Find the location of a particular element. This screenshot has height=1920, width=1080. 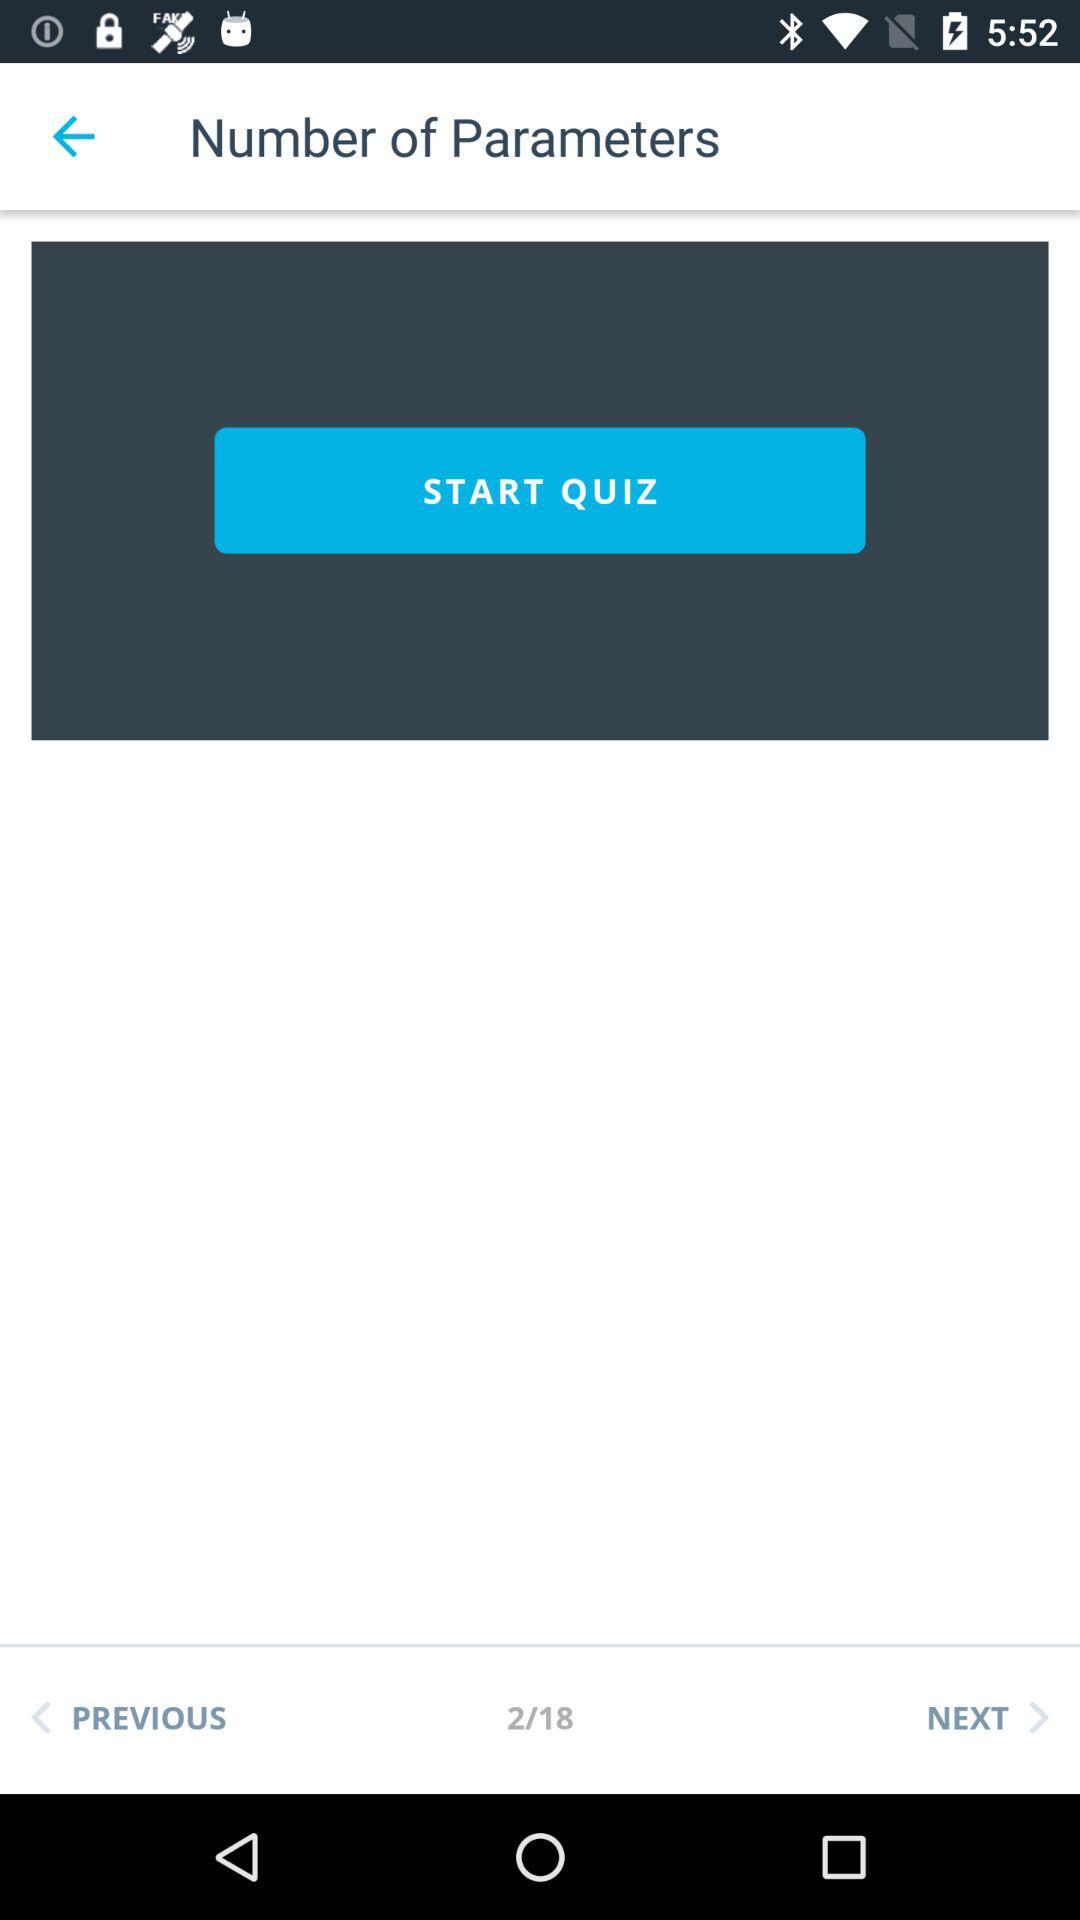

icon to the left of 2/18 item is located at coordinates (128, 1716).